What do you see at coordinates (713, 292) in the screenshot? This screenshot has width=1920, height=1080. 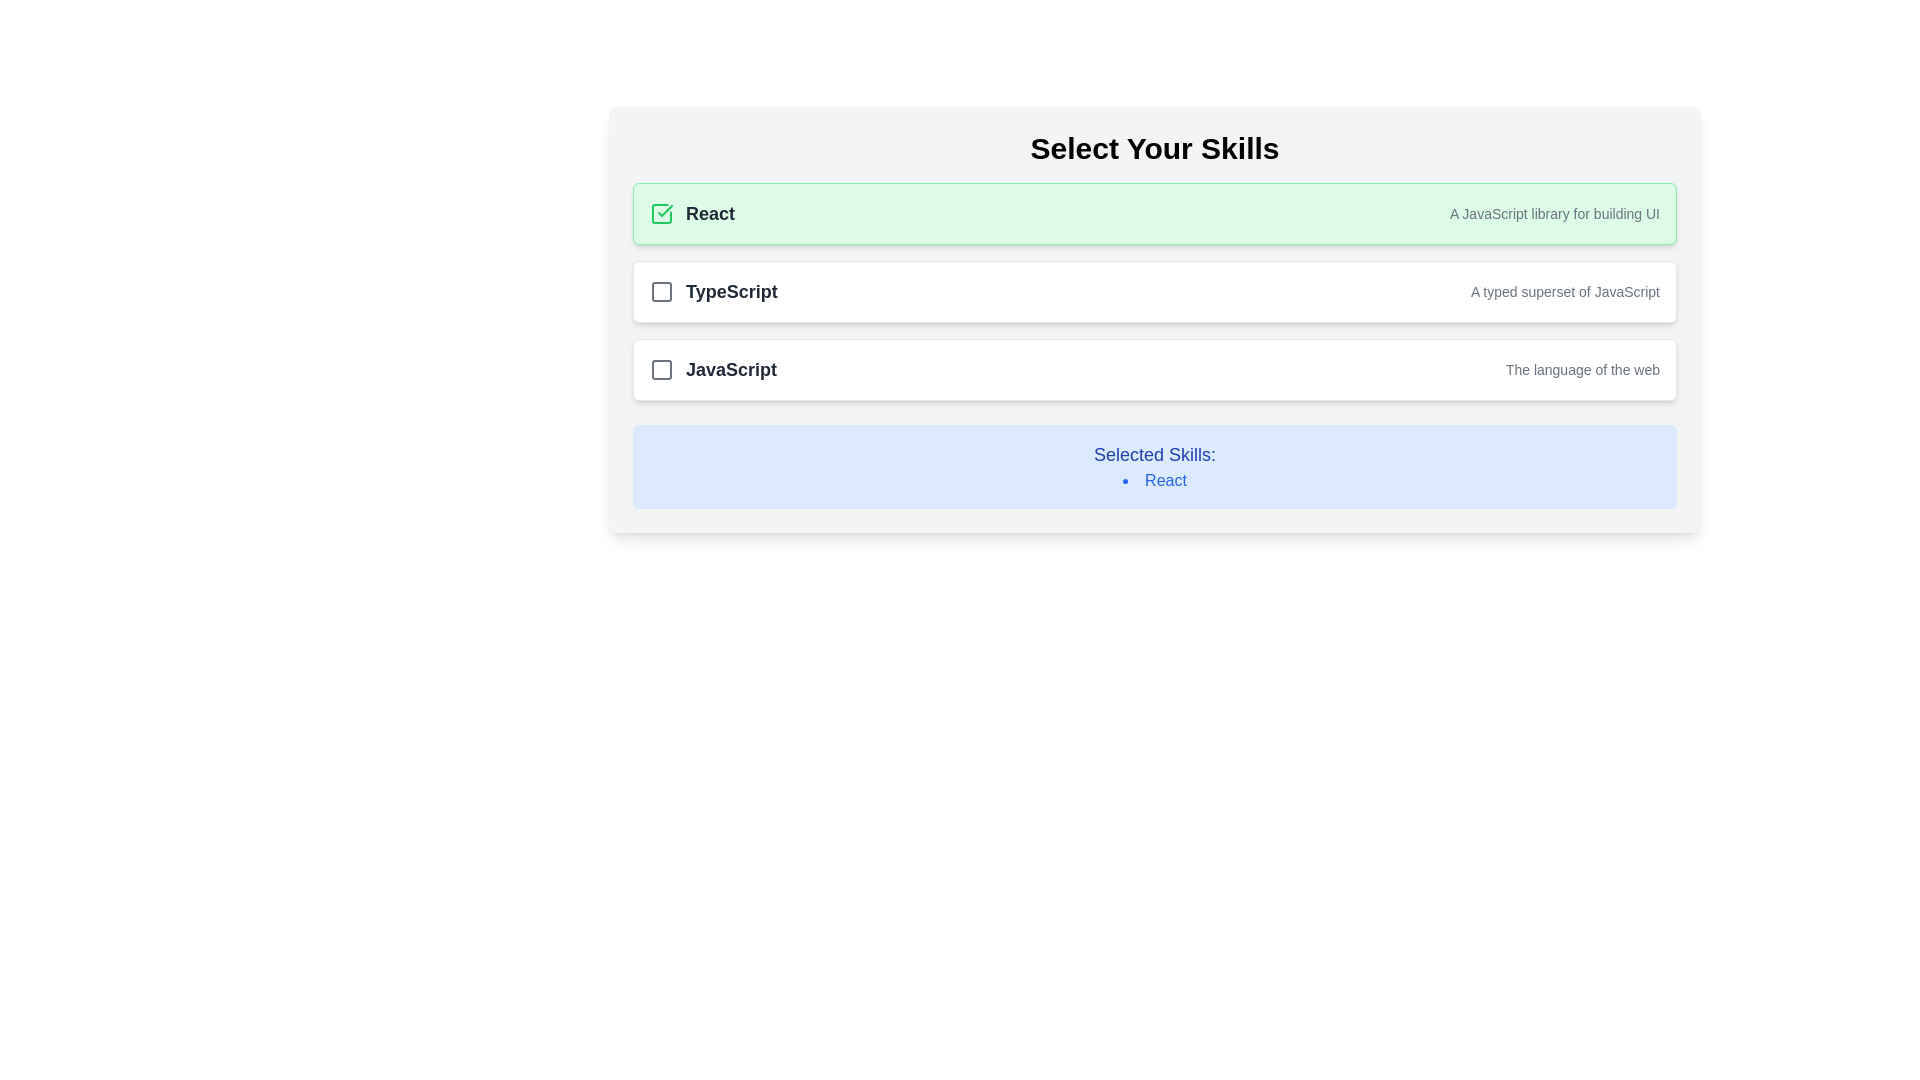 I see `text 'TypeScript' from the label styled in bold gray, positioned next to the unchecked checkbox icon within the selectable card` at bounding box center [713, 292].